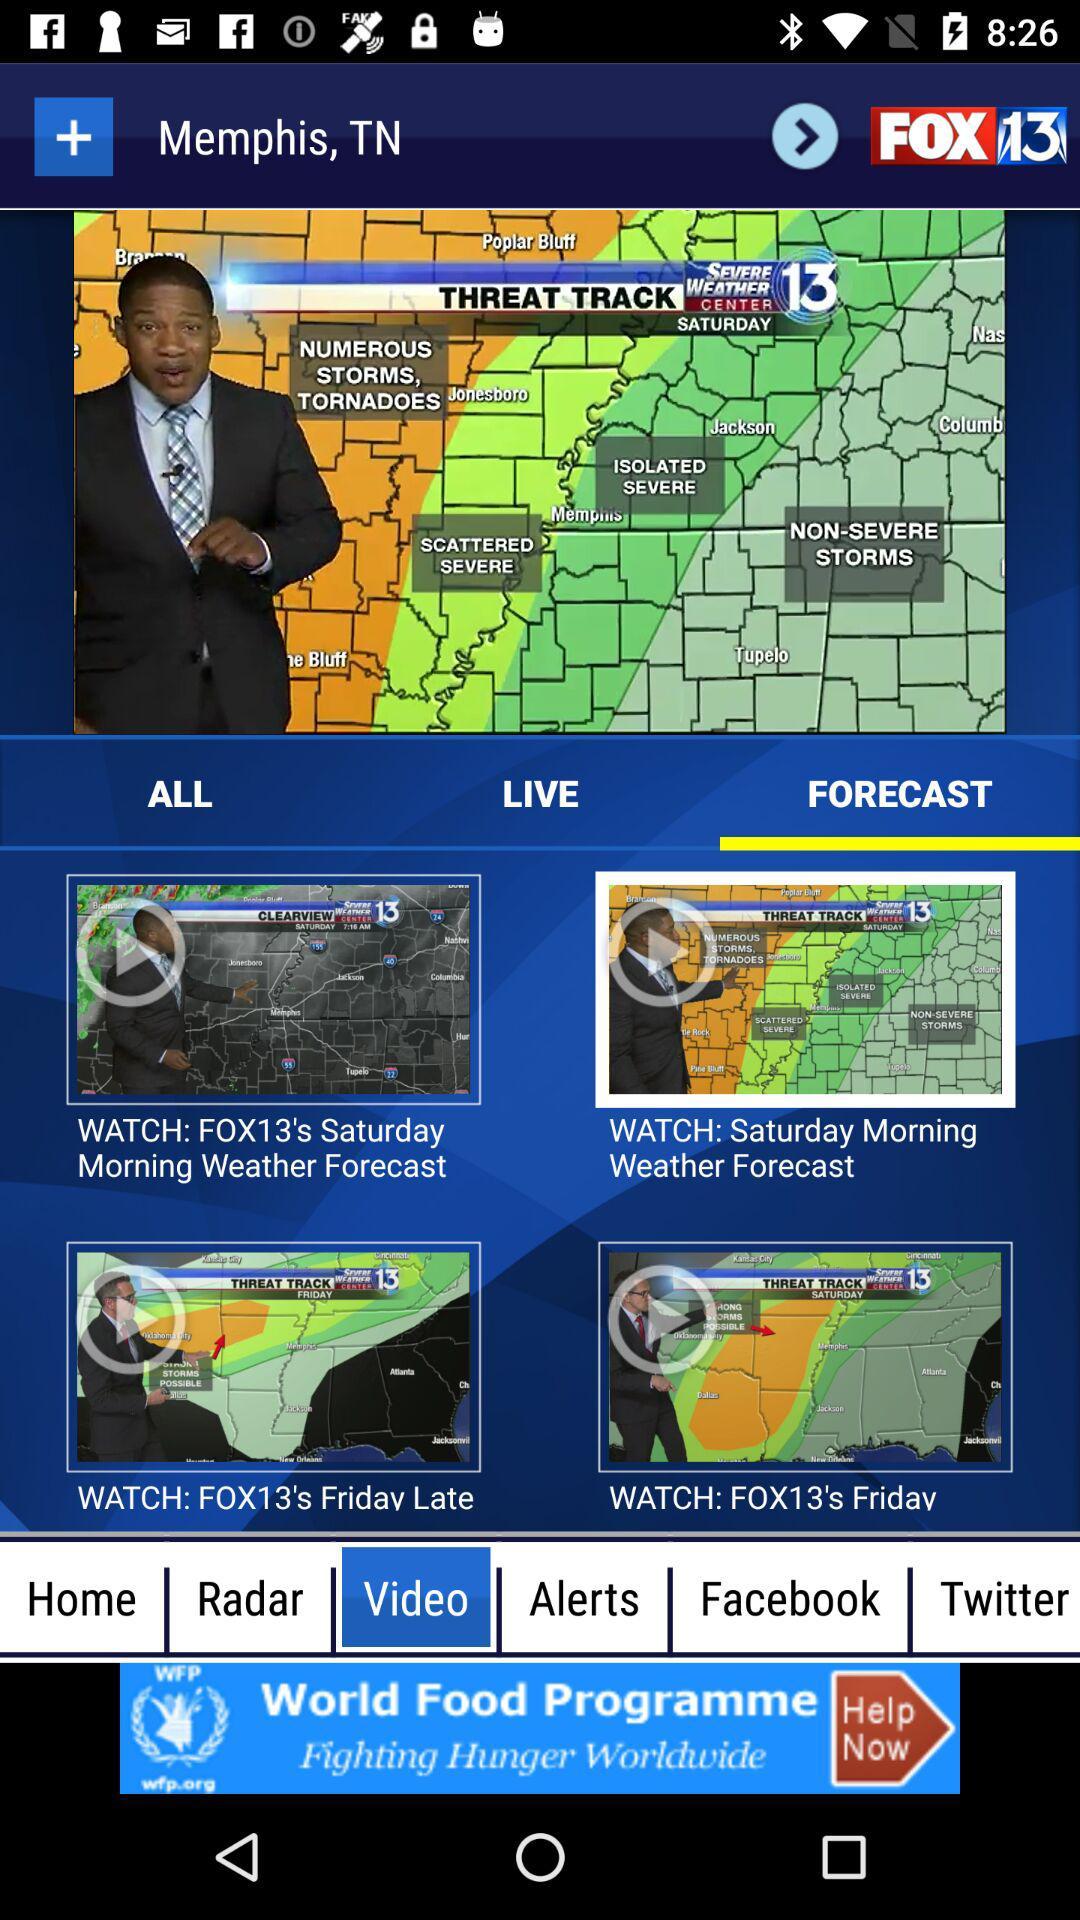  I want to click on next button, so click(804, 135).